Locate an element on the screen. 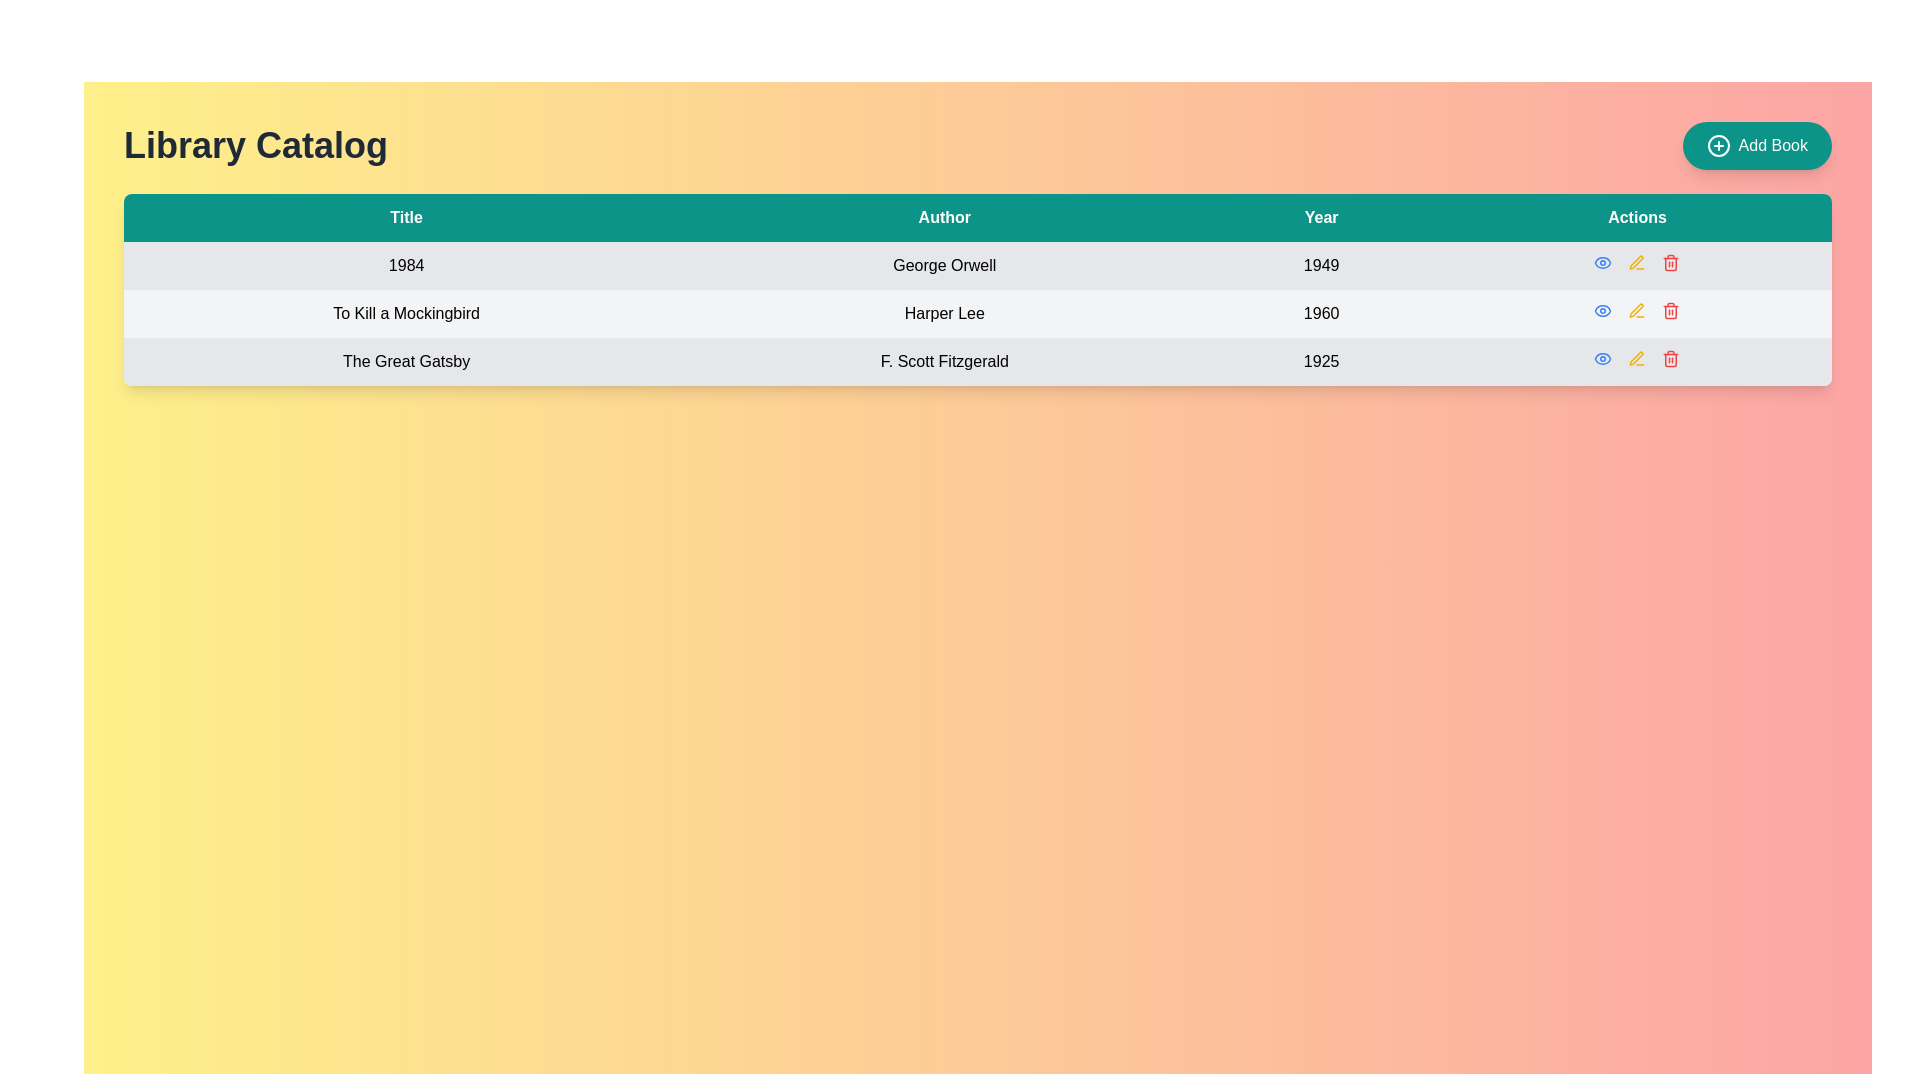 This screenshot has width=1920, height=1080. text content of the Text element displaying 'Harper Lee' in the 'Author' column of the second row in the table aligned with 'To Kill a Mockingbird' and '1960' is located at coordinates (943, 313).